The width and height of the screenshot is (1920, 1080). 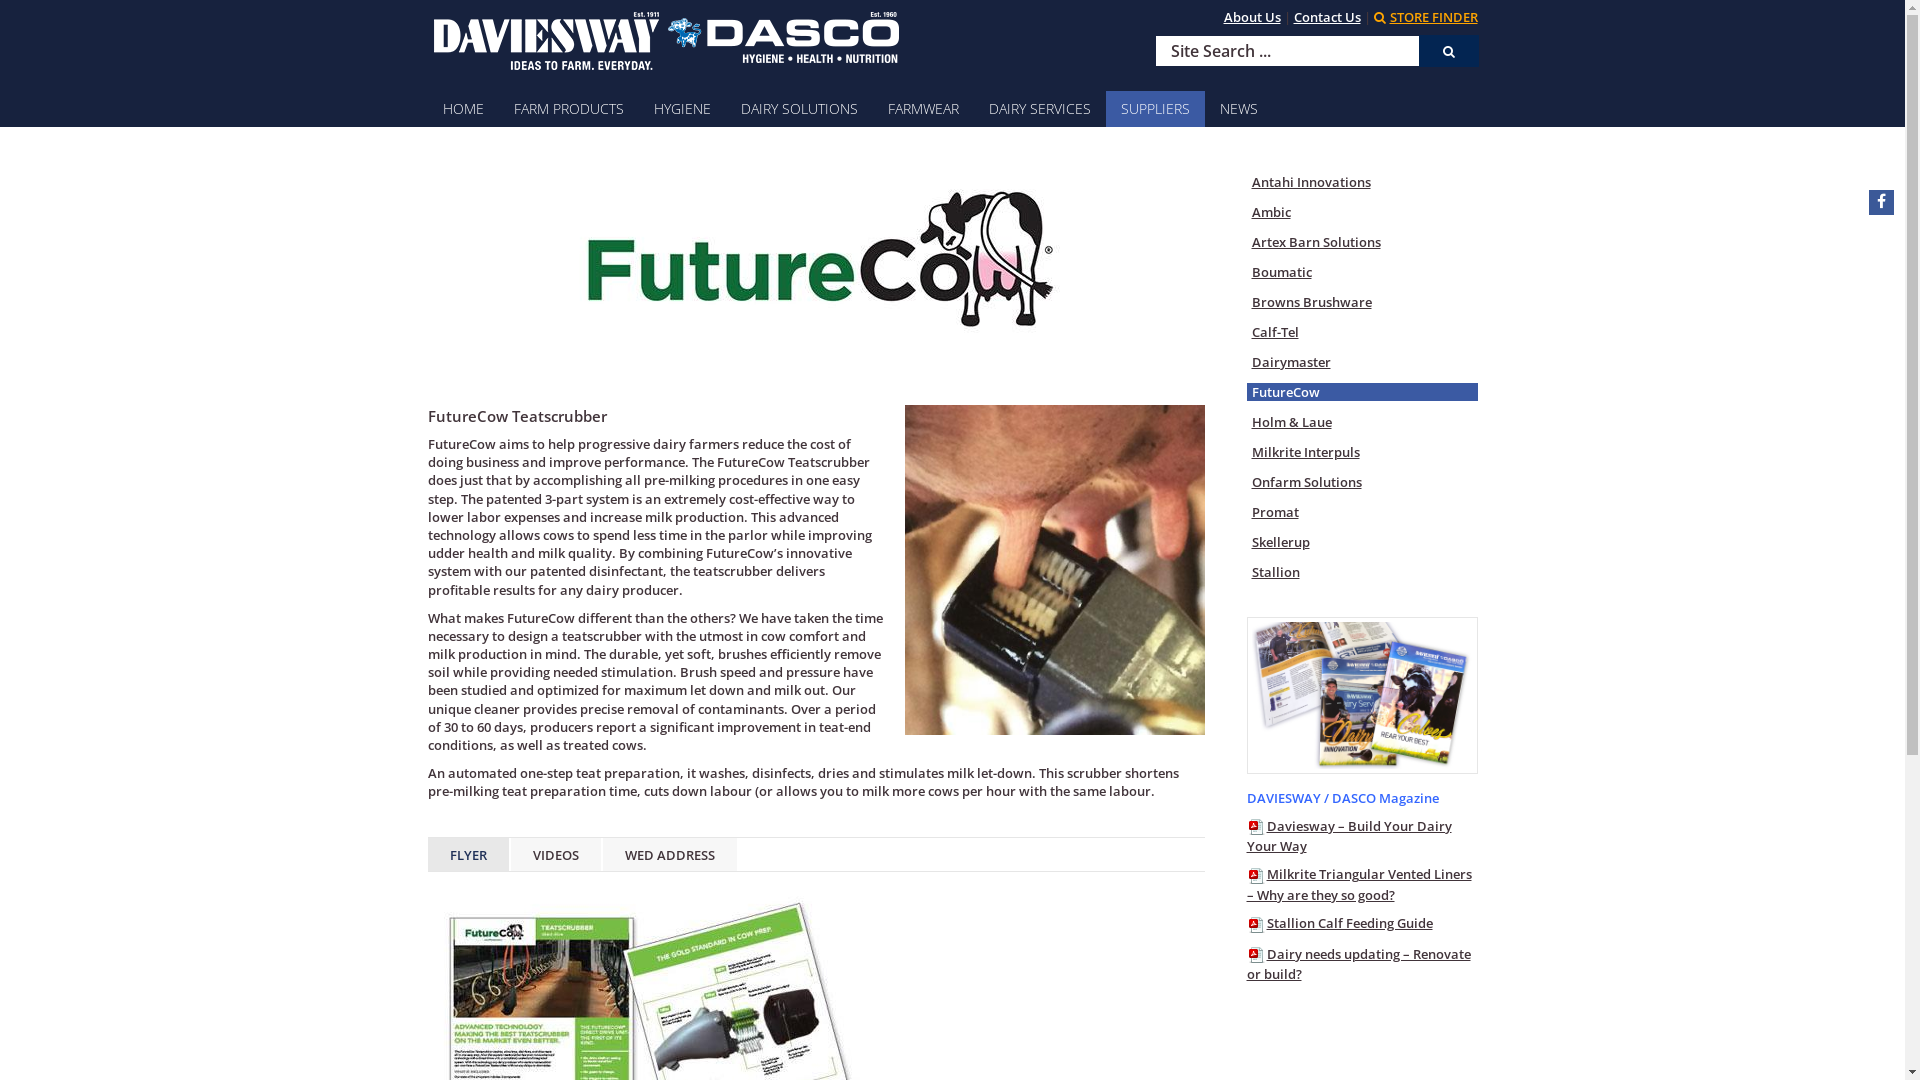 I want to click on 'FLYER', so click(x=467, y=855).